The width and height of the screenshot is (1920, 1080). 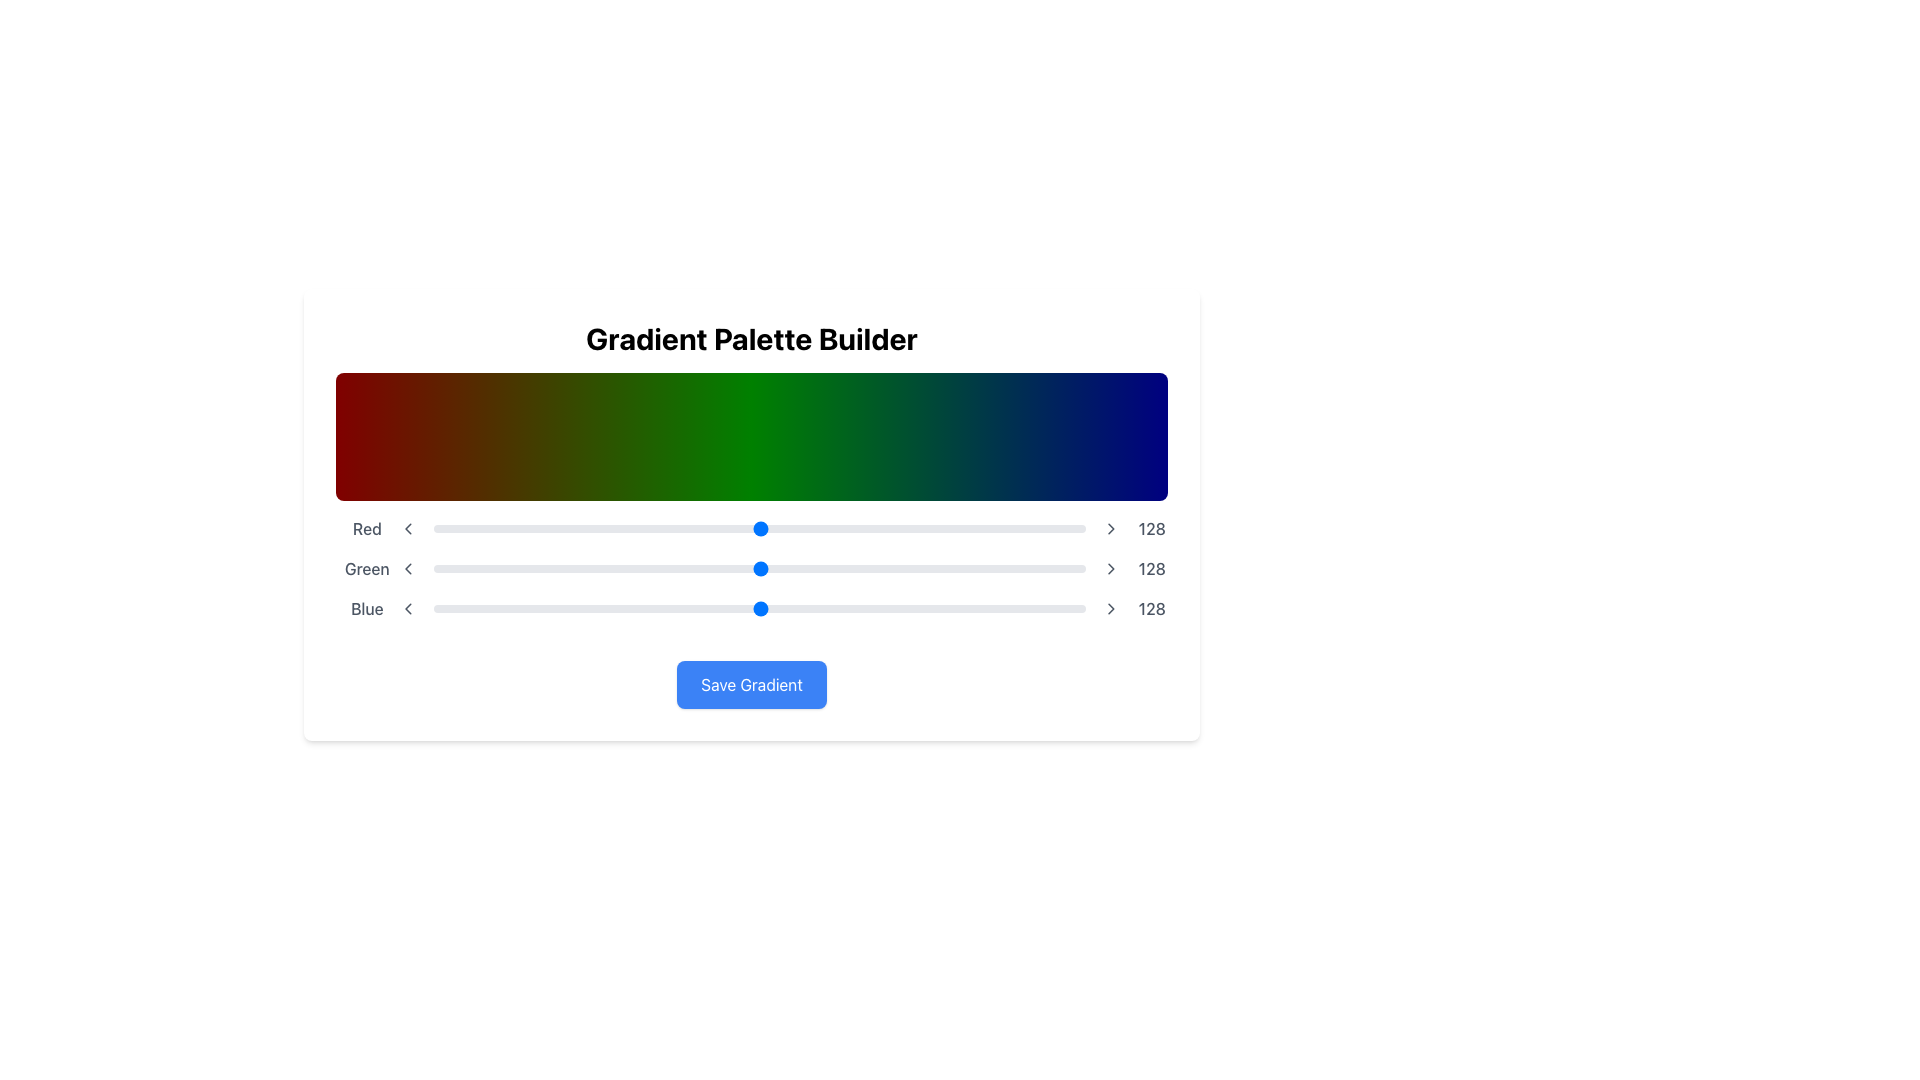 What do you see at coordinates (407, 608) in the screenshot?
I see `the left-chevron icon button to decrease the value for the 'Blue' color adjustment` at bounding box center [407, 608].